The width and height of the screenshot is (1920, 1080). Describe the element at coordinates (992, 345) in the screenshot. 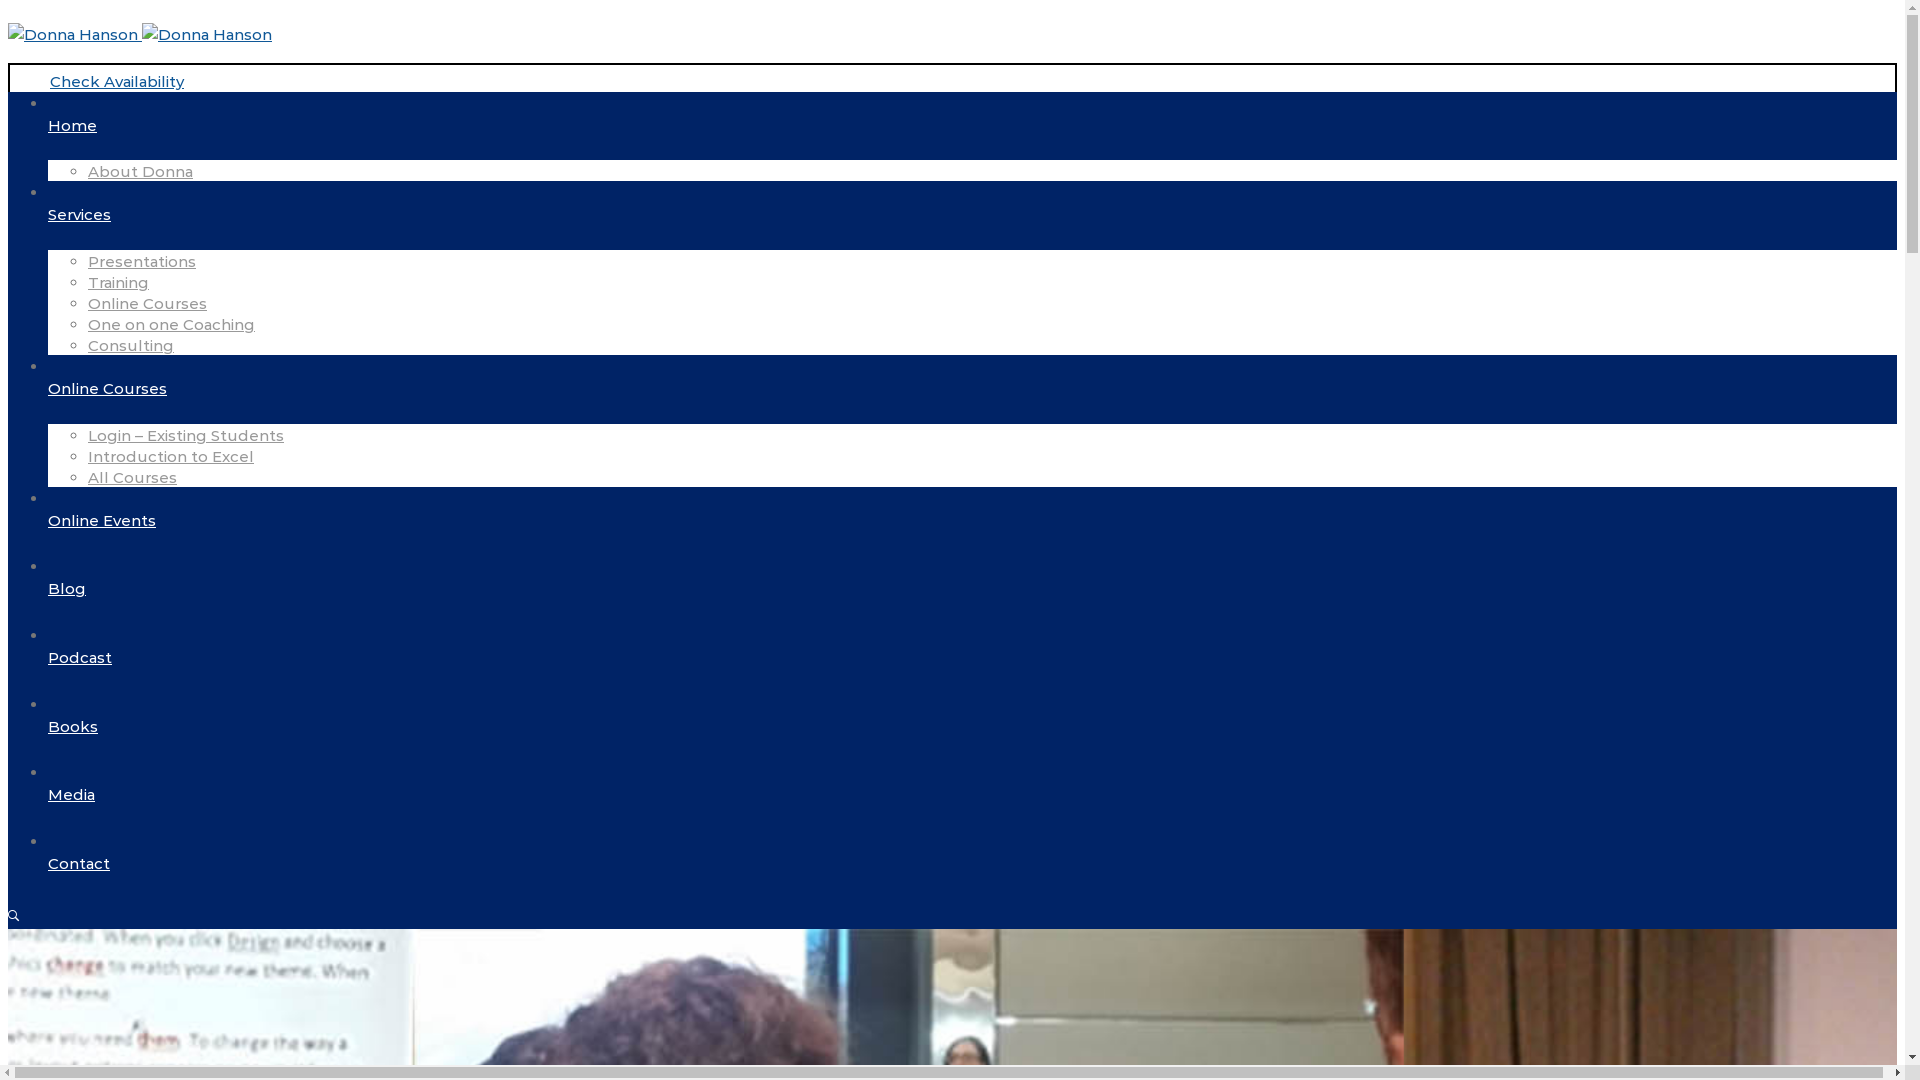

I see `'Consulting'` at that location.